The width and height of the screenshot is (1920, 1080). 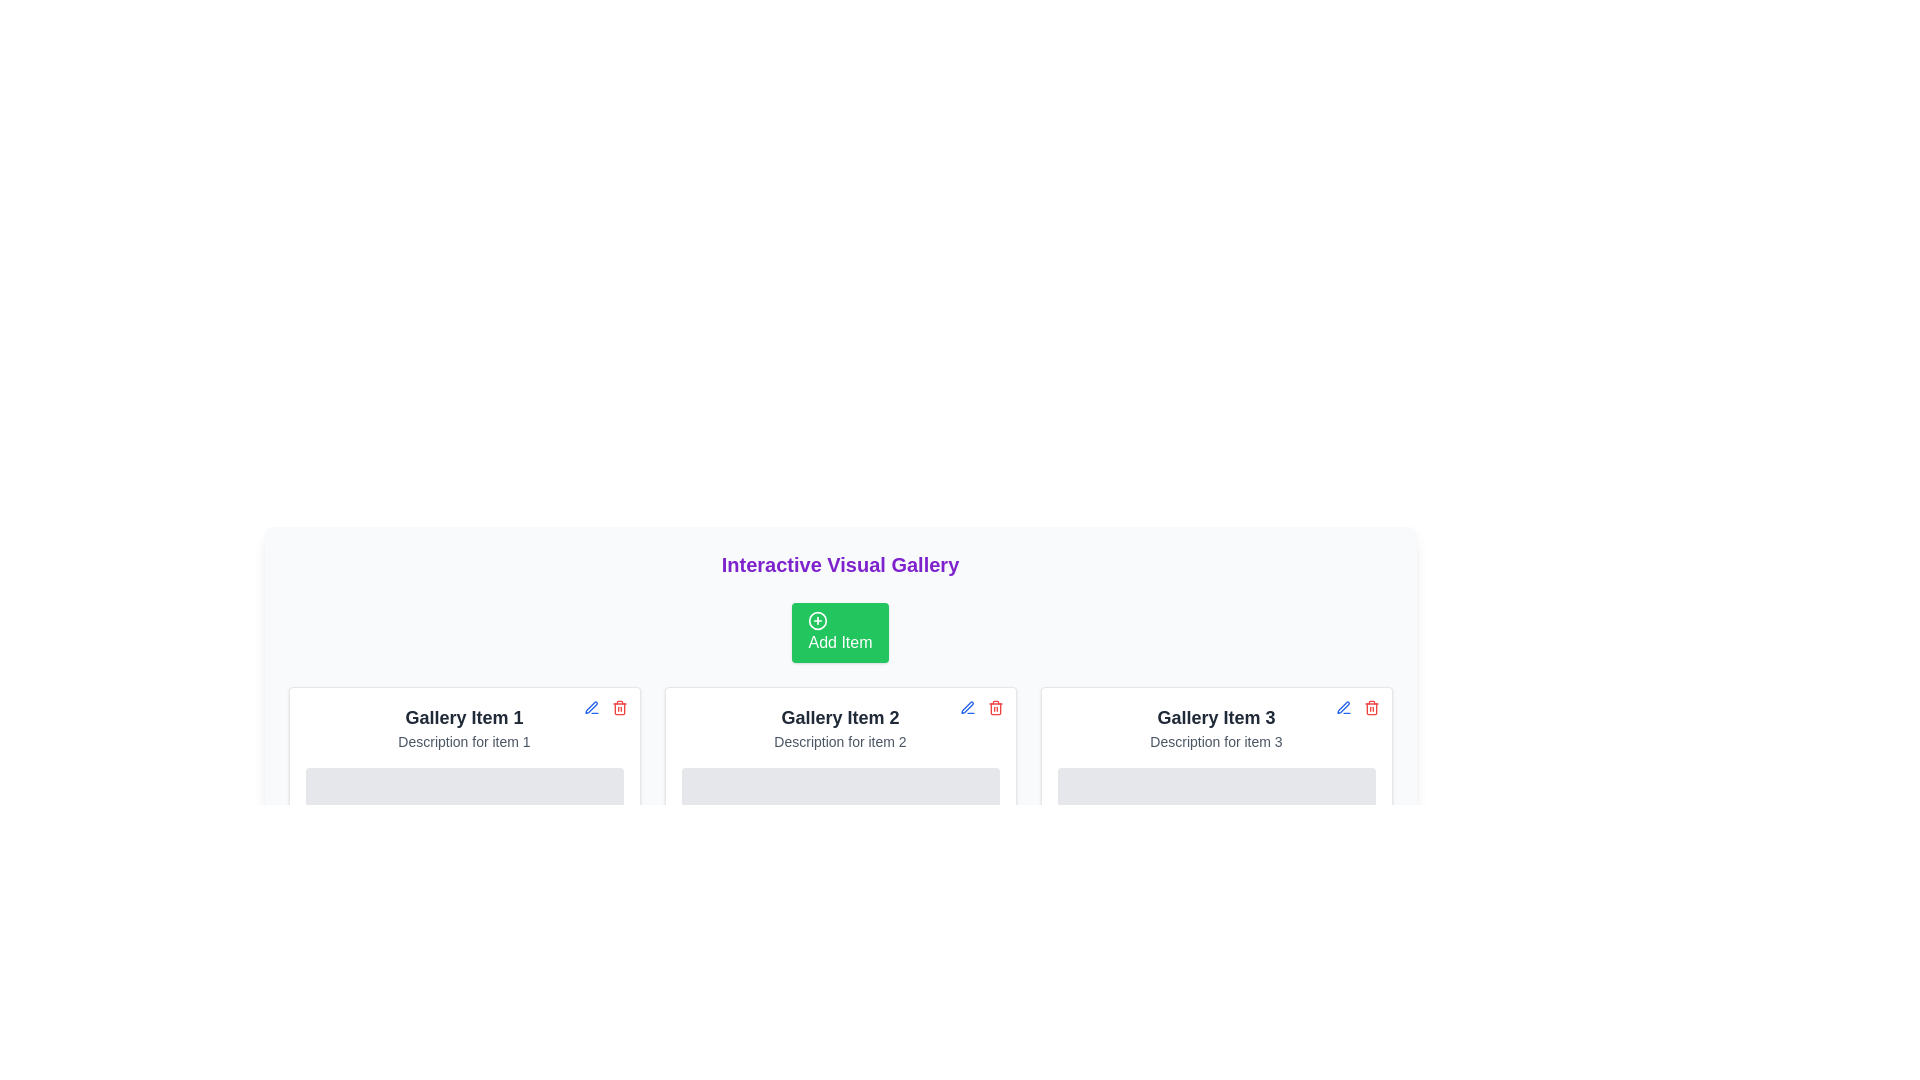 I want to click on the delete icon button located in the top-right corner of the first gallery item card, so click(x=618, y=707).